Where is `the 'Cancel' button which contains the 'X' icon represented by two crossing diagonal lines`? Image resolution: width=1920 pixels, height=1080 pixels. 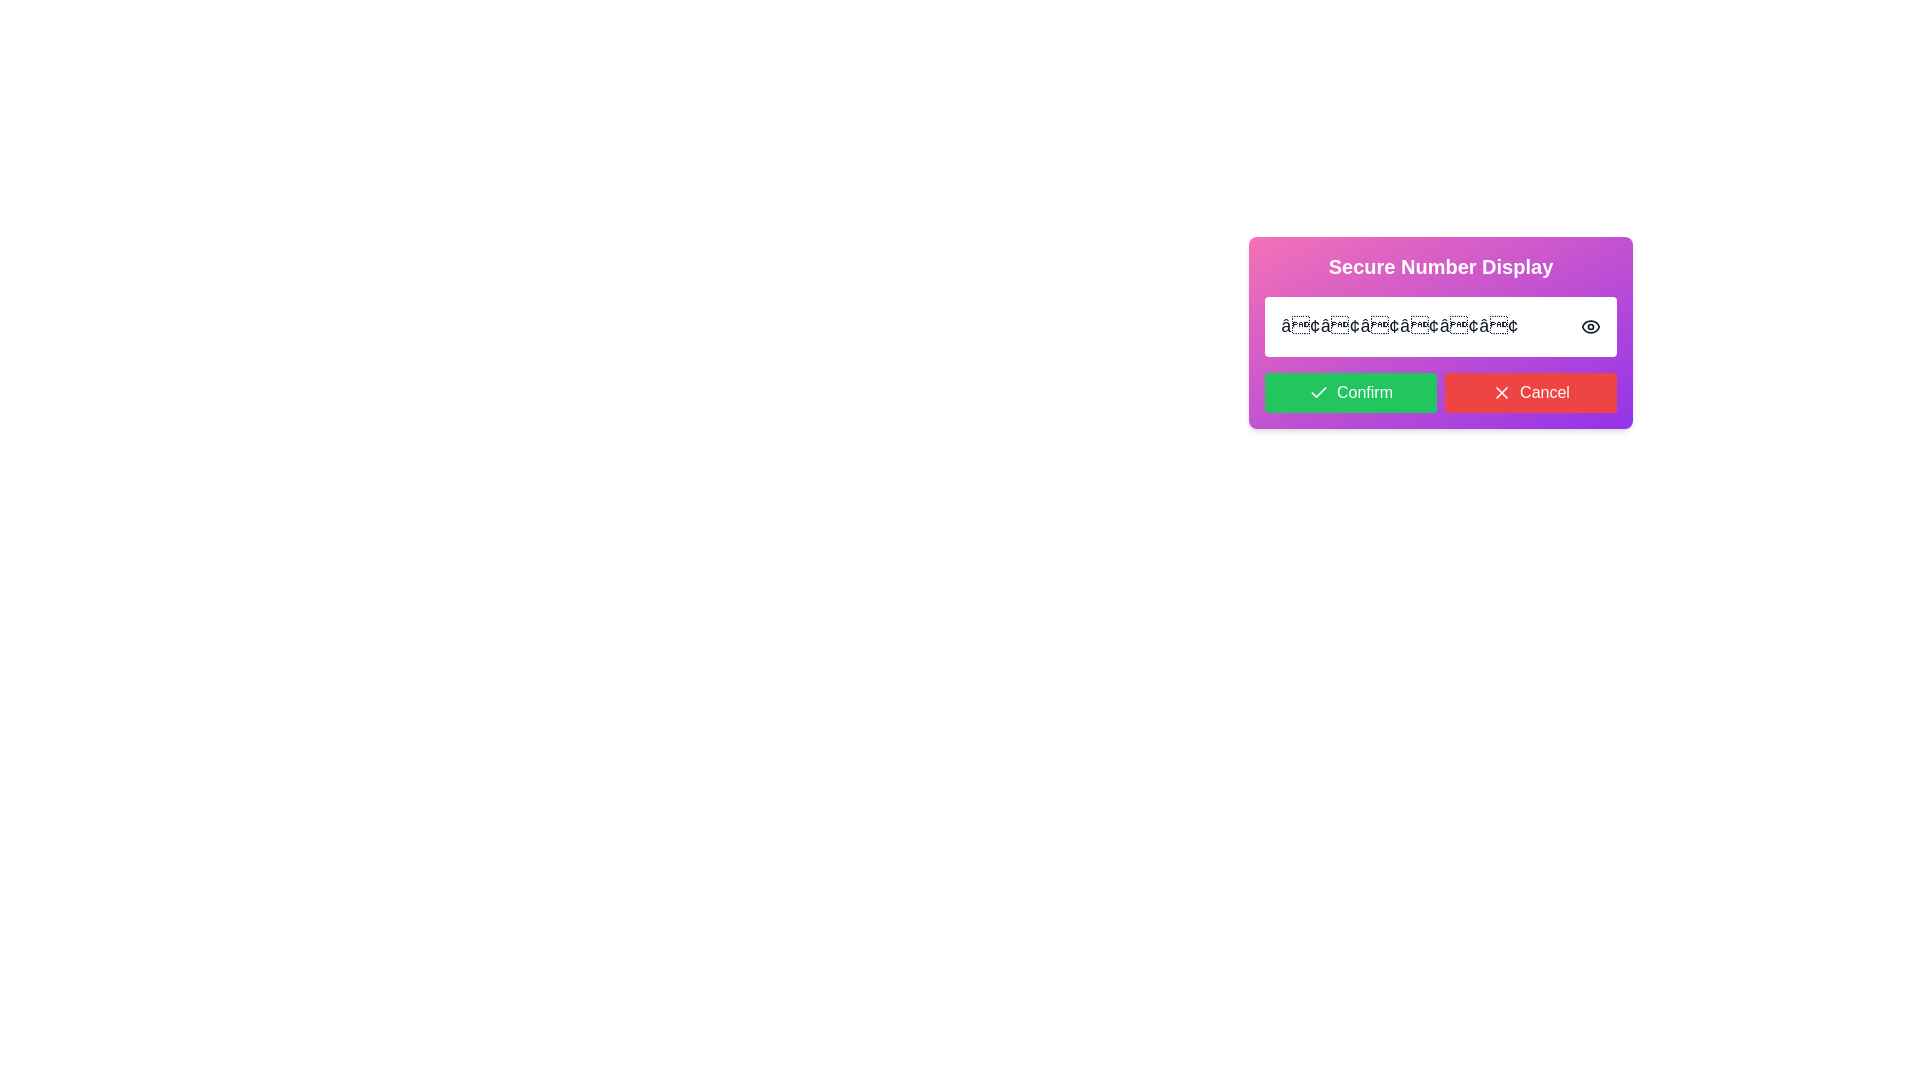 the 'Cancel' button which contains the 'X' icon represented by two crossing diagonal lines is located at coordinates (1502, 393).